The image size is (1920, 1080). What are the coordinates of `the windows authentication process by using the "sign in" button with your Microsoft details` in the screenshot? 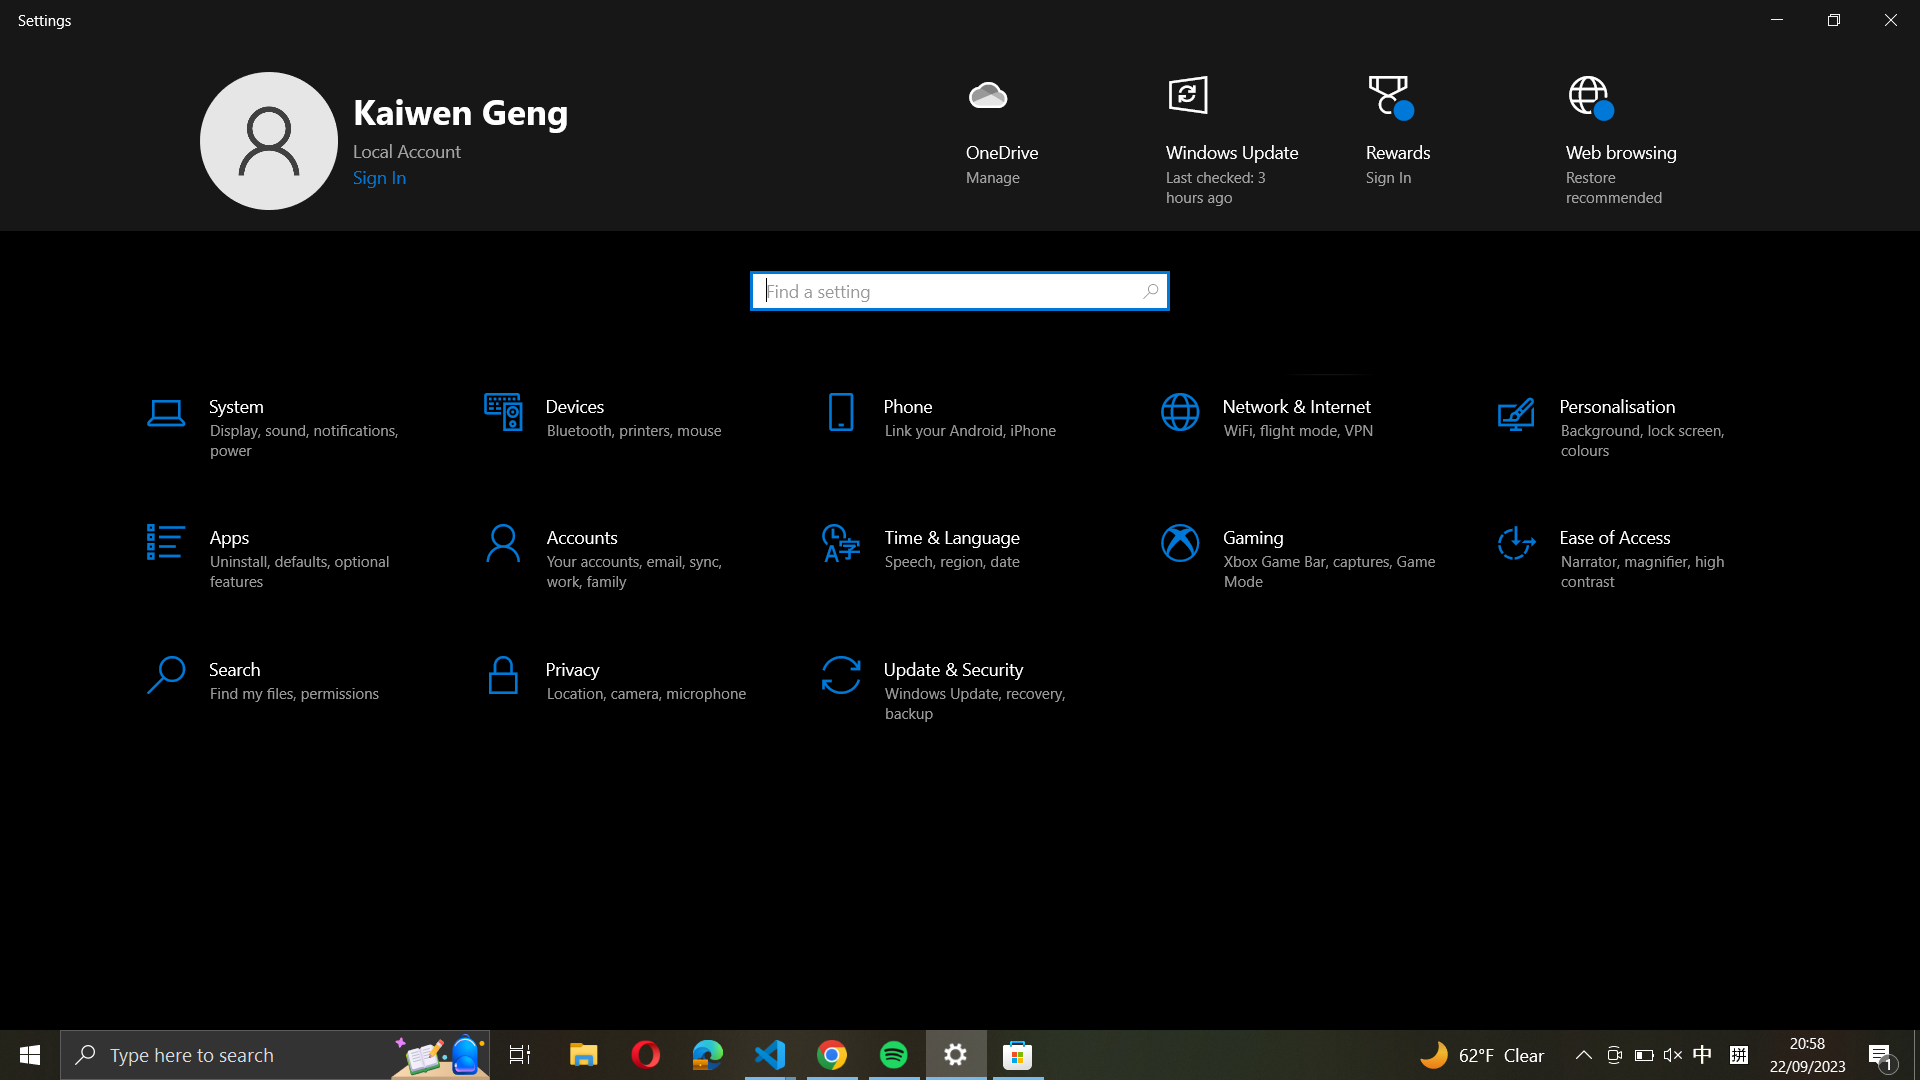 It's located at (382, 176).